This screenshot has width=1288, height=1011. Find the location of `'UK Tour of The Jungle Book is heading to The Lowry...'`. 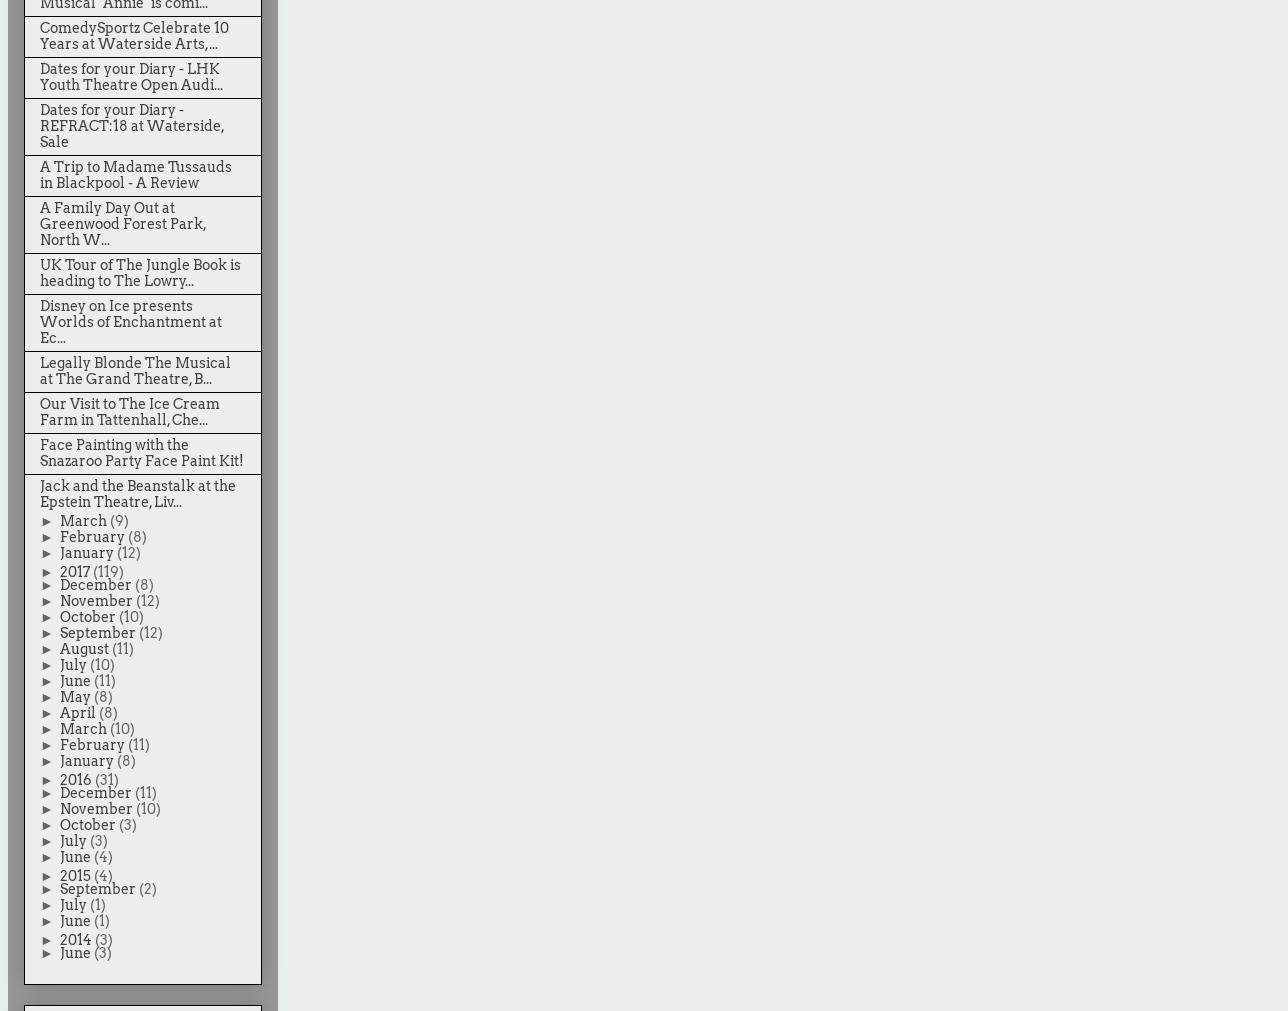

'UK Tour of The Jungle Book is heading to The Lowry...' is located at coordinates (140, 272).